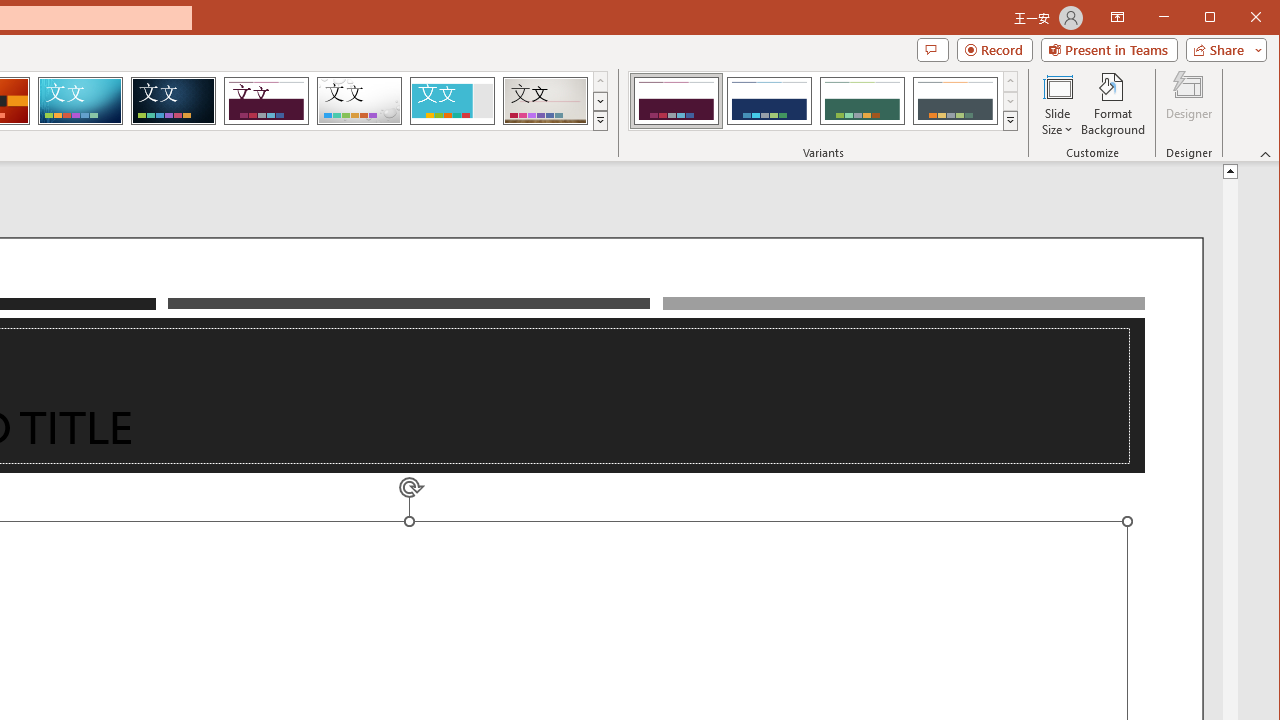 The height and width of the screenshot is (720, 1280). What do you see at coordinates (545, 100) in the screenshot?
I see `'Gallery'` at bounding box center [545, 100].